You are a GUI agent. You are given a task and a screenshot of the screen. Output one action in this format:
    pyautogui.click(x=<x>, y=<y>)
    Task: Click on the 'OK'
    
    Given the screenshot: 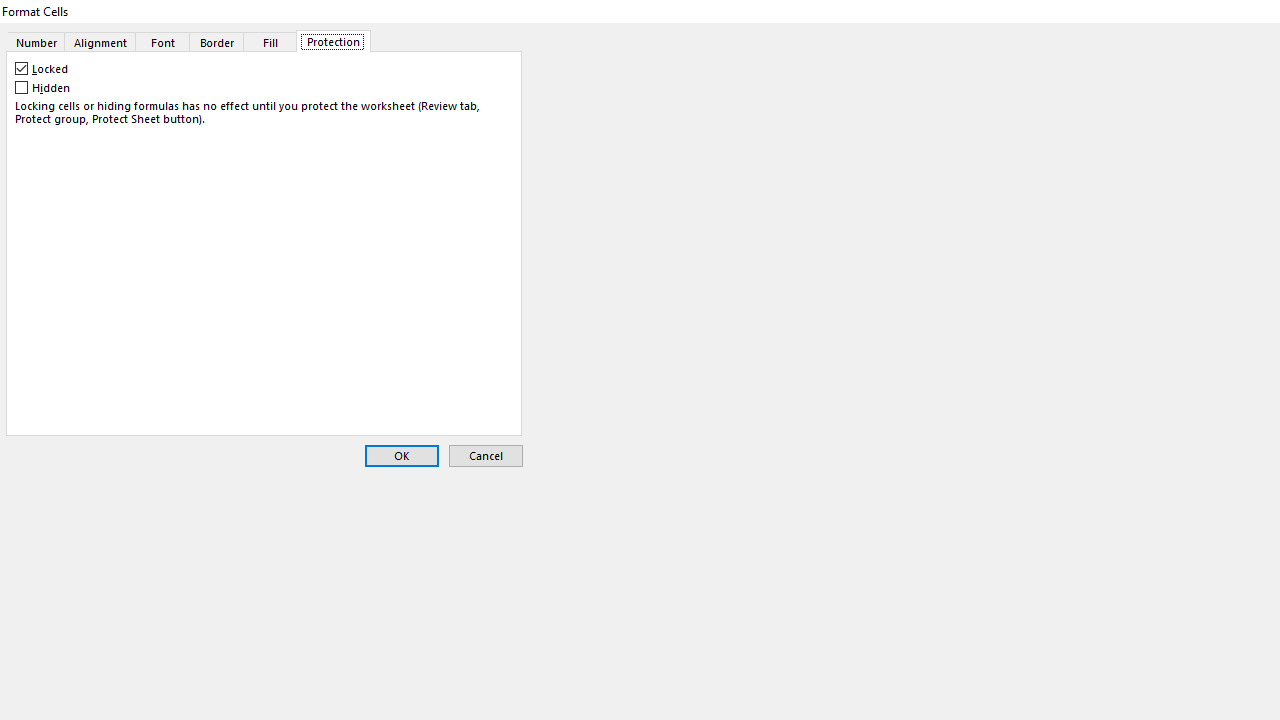 What is the action you would take?
    pyautogui.click(x=400, y=456)
    